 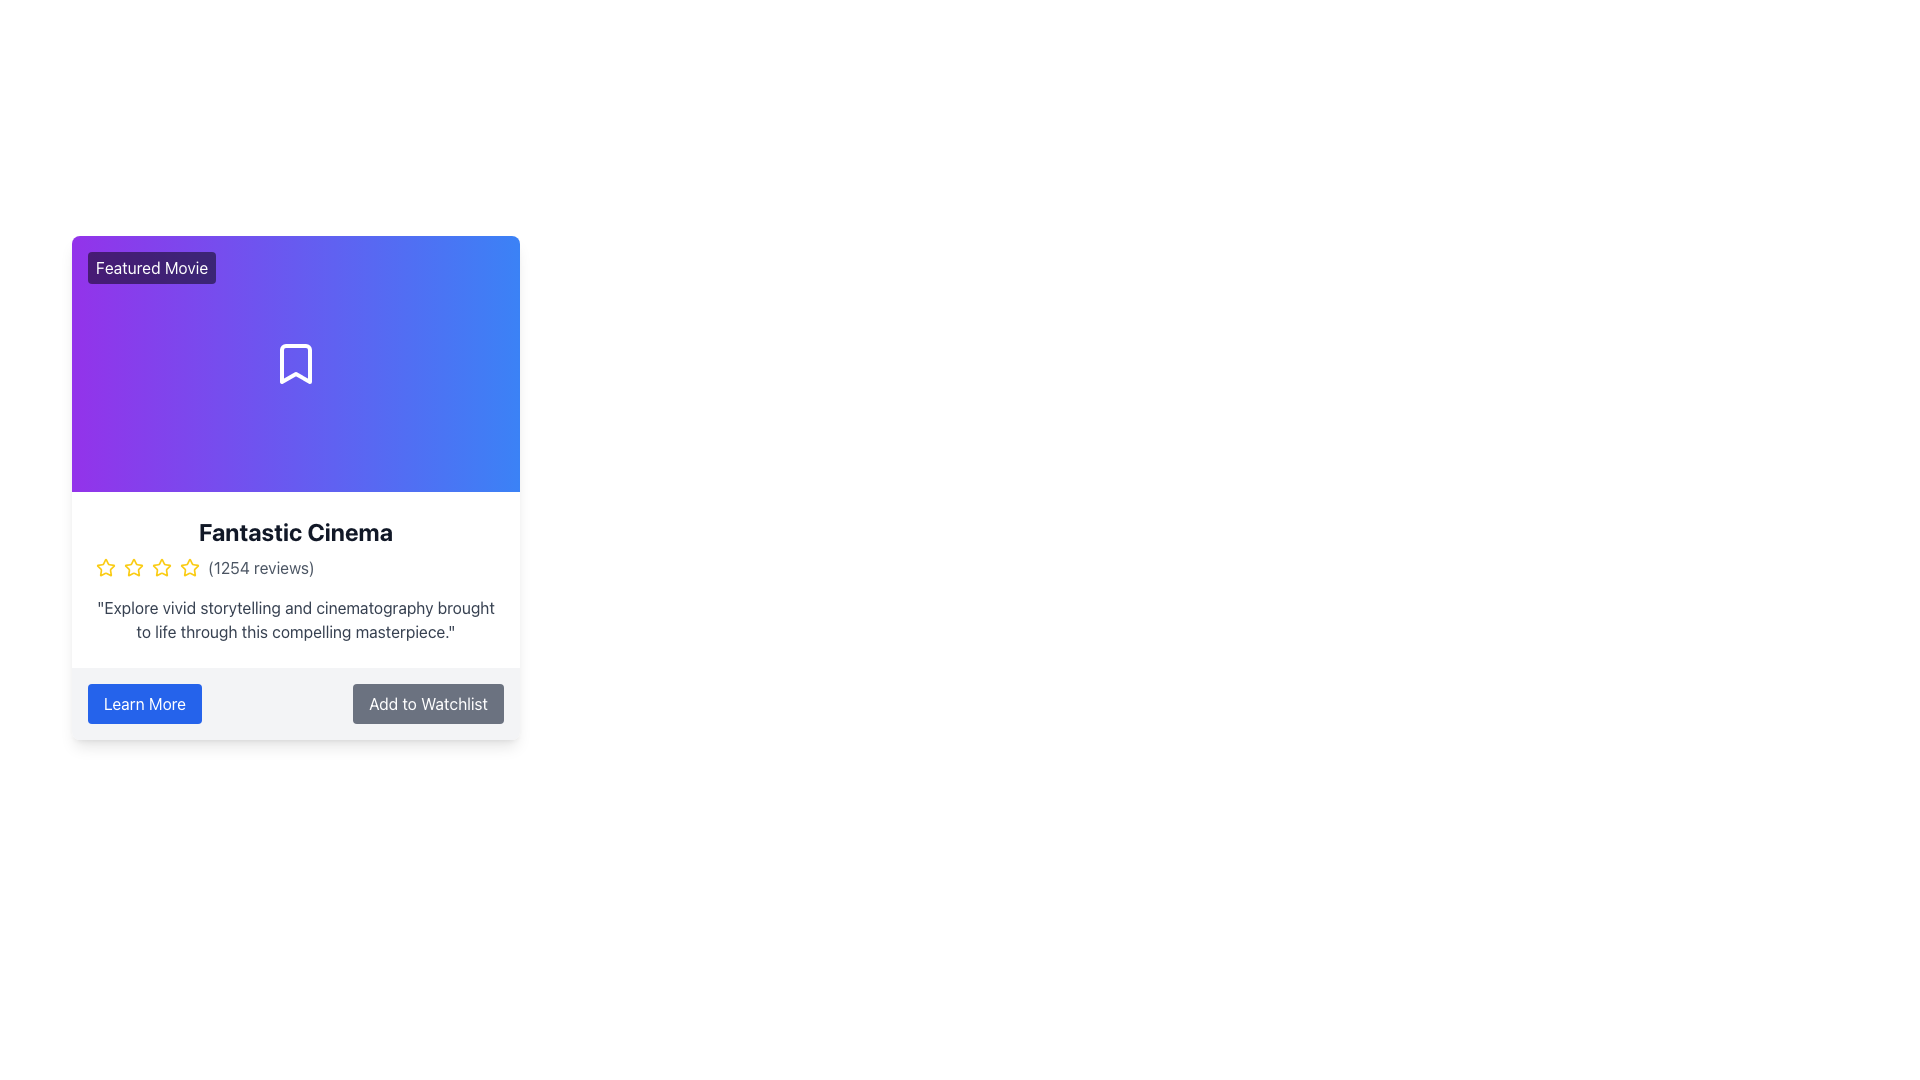 What do you see at coordinates (190, 567) in the screenshot?
I see `the star-shaped icon with a hollow center, which is the third star in the rating section of the 'Fantastic Cinema' card` at bounding box center [190, 567].